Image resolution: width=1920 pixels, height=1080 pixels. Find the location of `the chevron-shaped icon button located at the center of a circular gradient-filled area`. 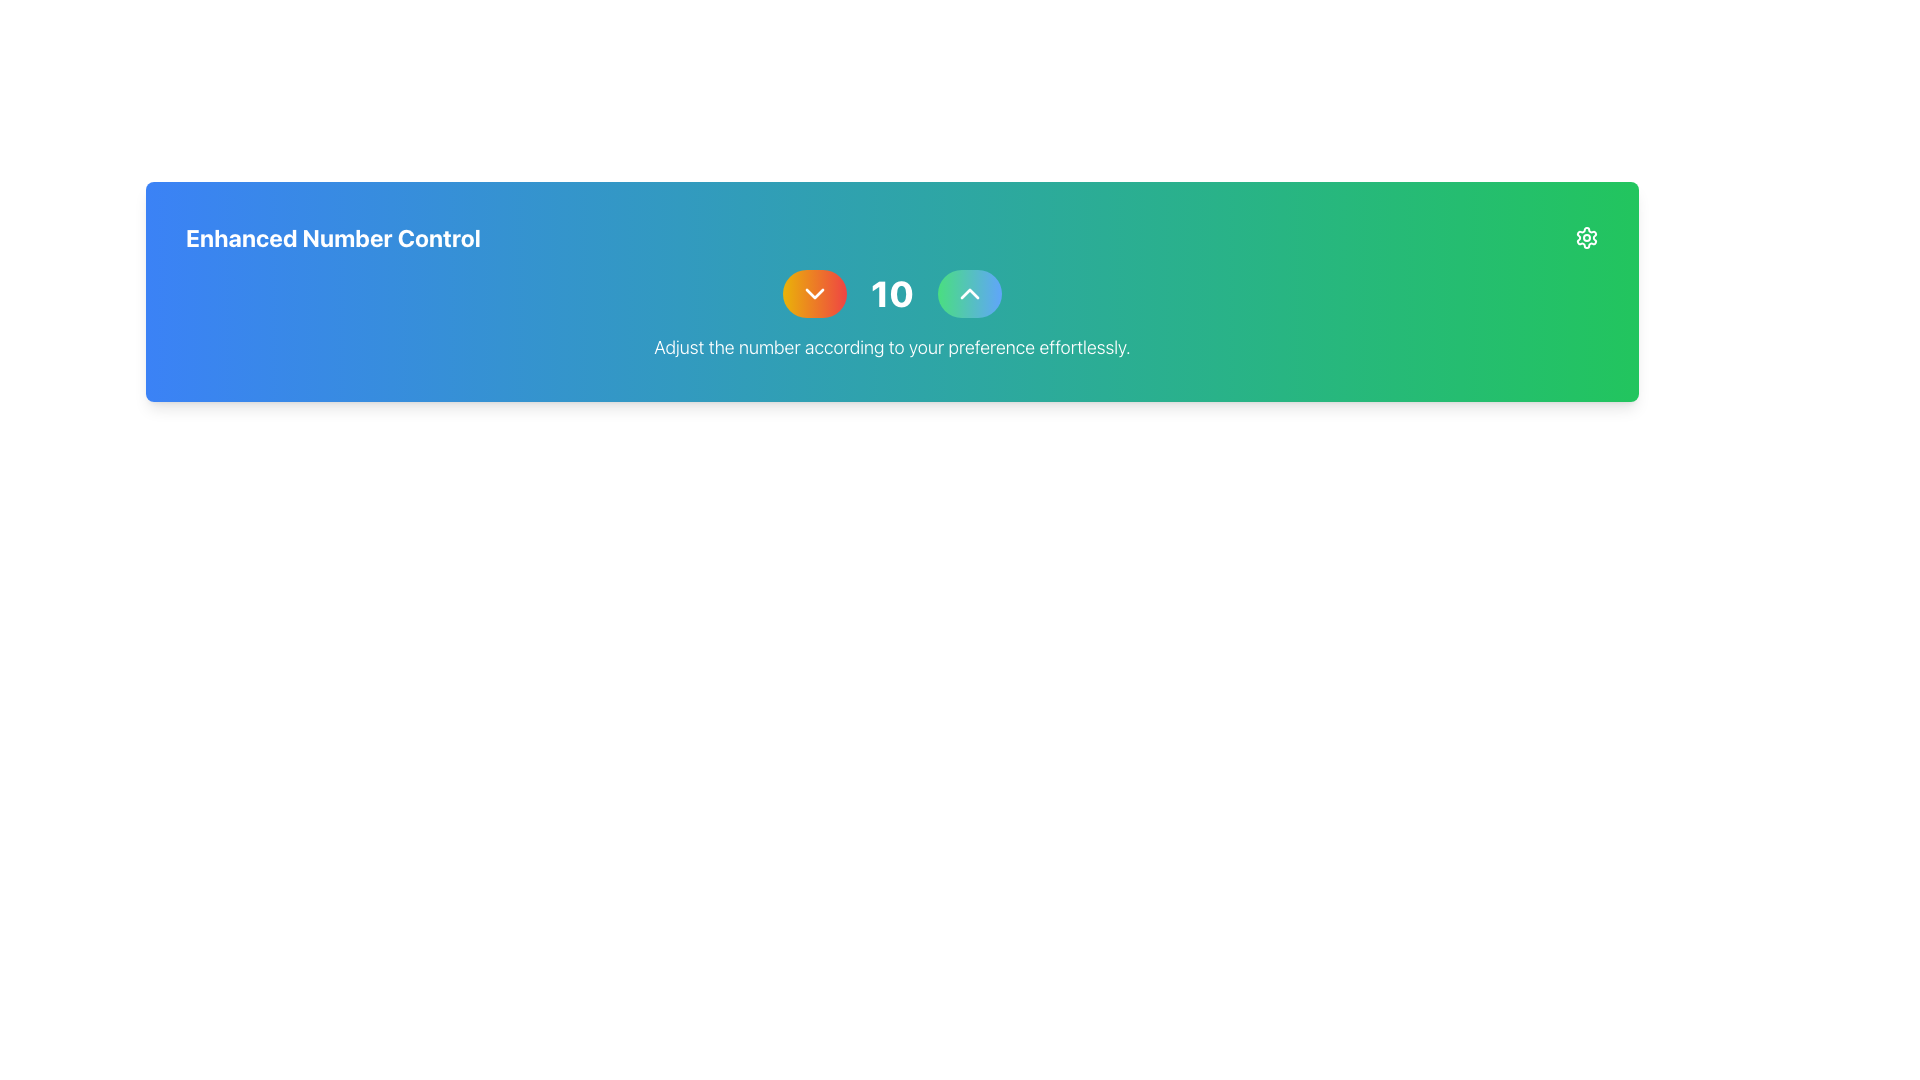

the chevron-shaped icon button located at the center of a circular gradient-filled area is located at coordinates (815, 293).